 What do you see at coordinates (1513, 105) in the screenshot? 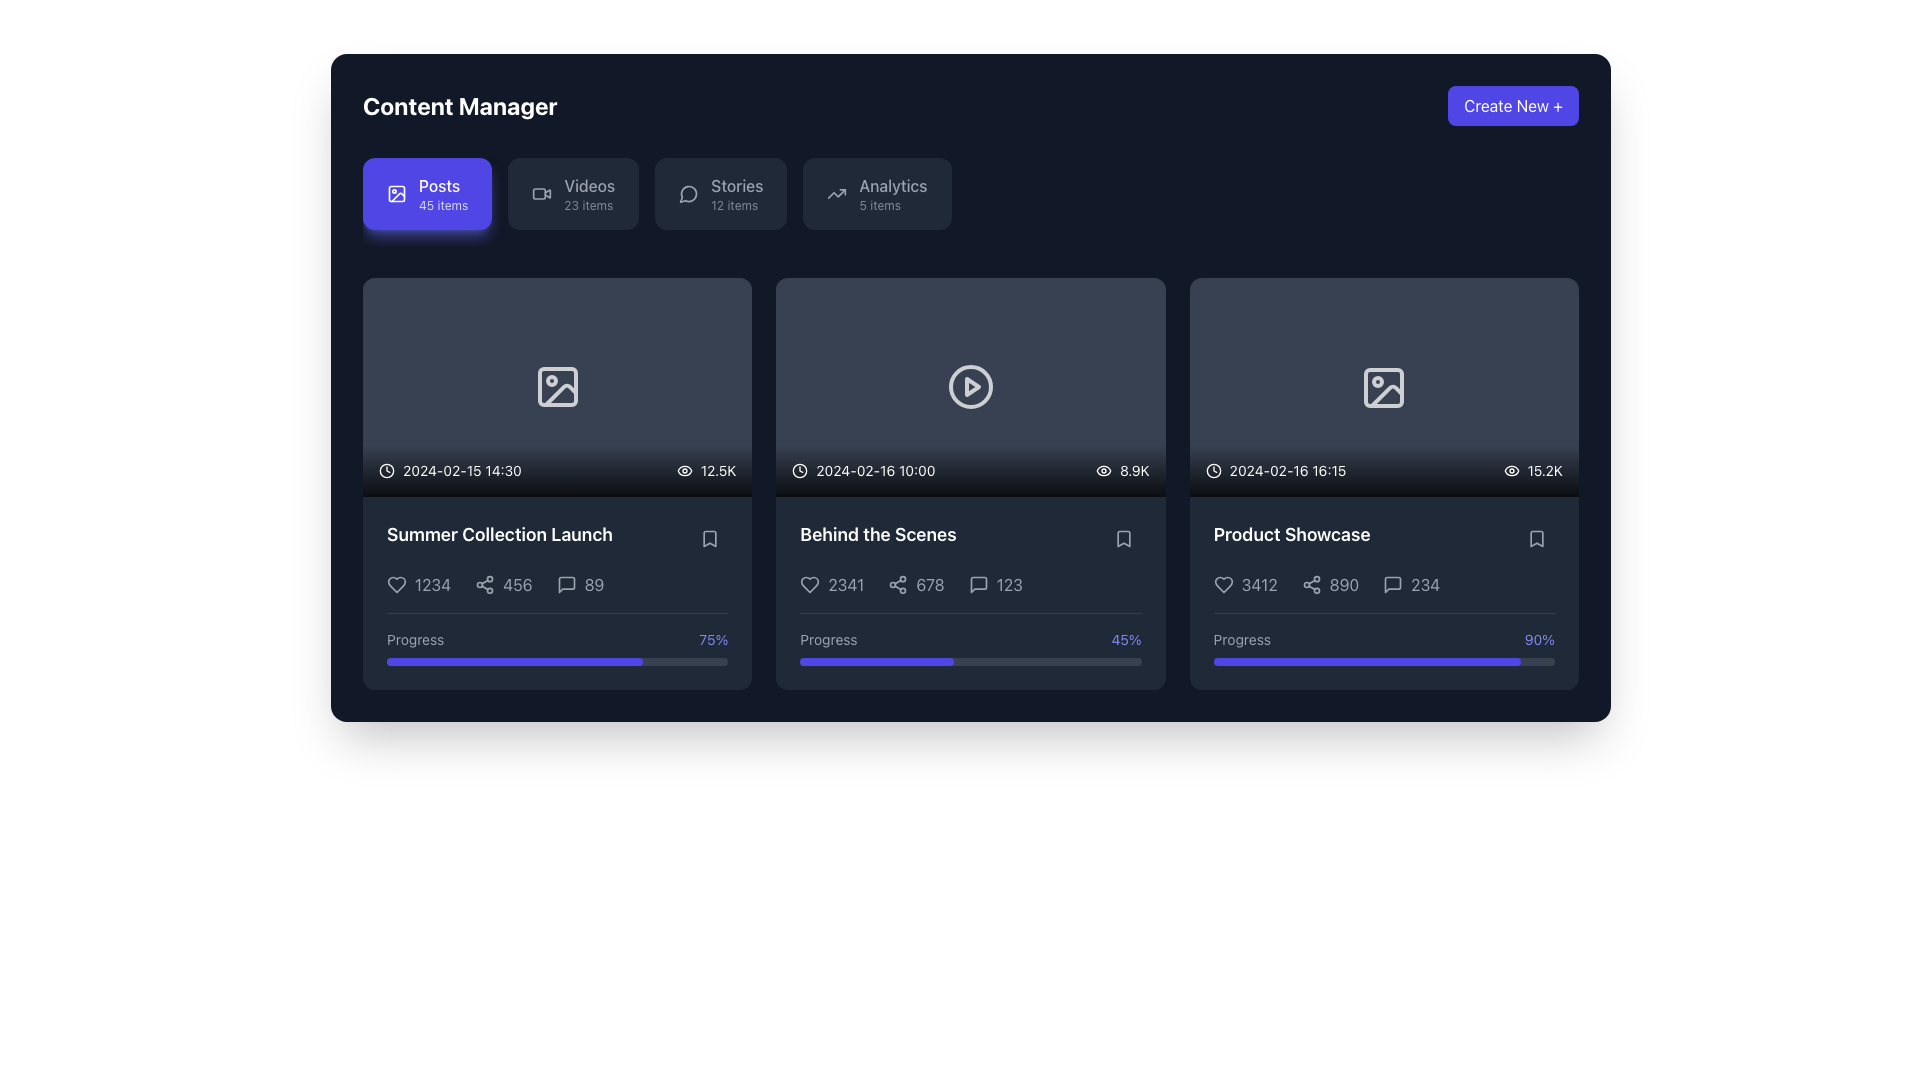
I see `the 'Create New +' button with a blue background and white text` at bounding box center [1513, 105].